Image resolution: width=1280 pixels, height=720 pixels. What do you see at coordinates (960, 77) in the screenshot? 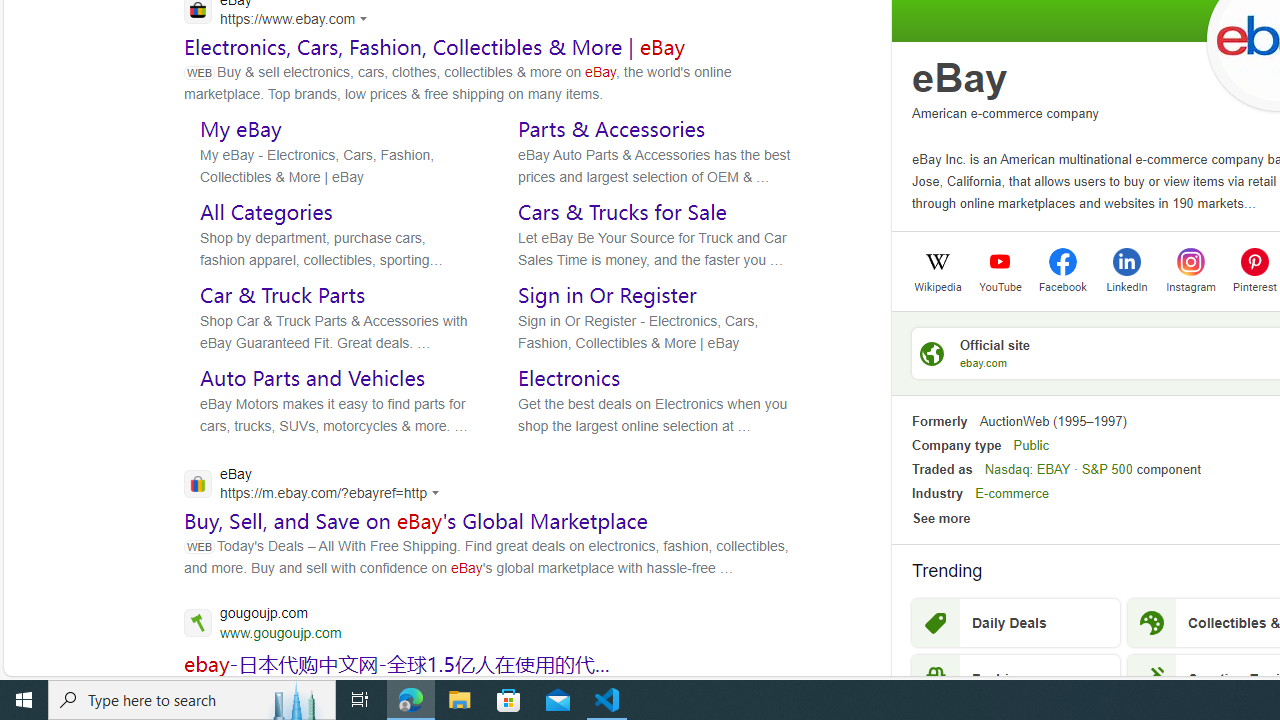
I see `'eBay'` at bounding box center [960, 77].